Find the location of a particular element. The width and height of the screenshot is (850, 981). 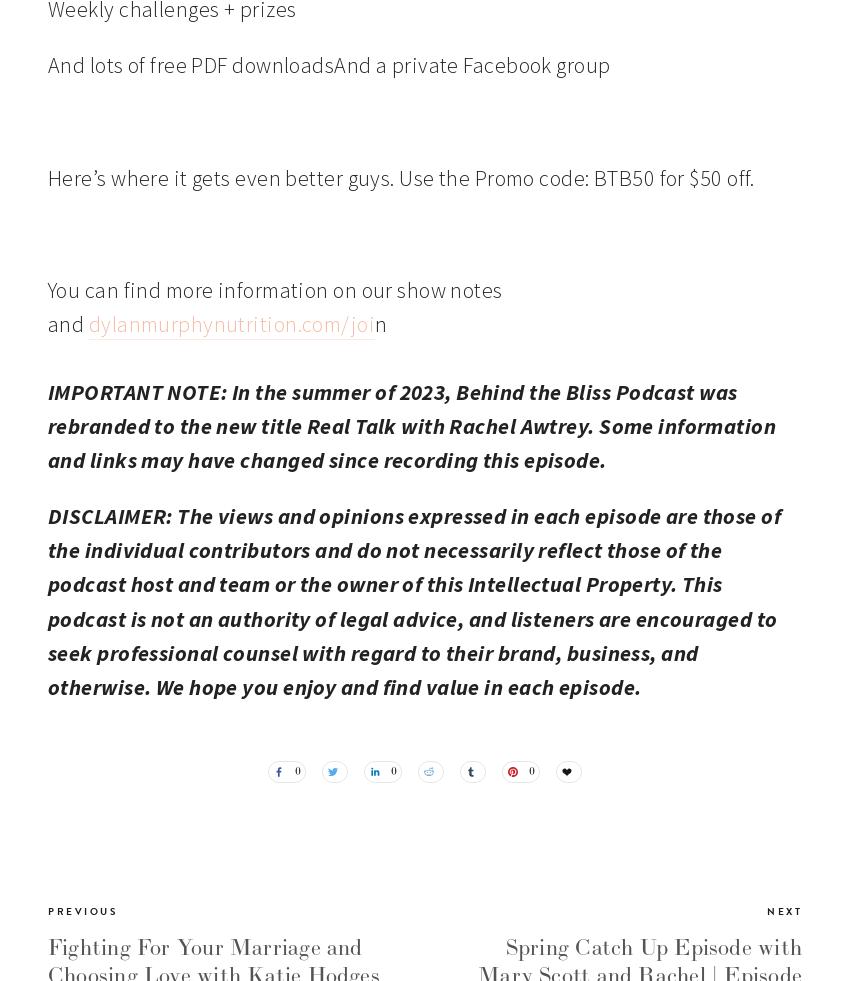

'Previous' is located at coordinates (82, 910).